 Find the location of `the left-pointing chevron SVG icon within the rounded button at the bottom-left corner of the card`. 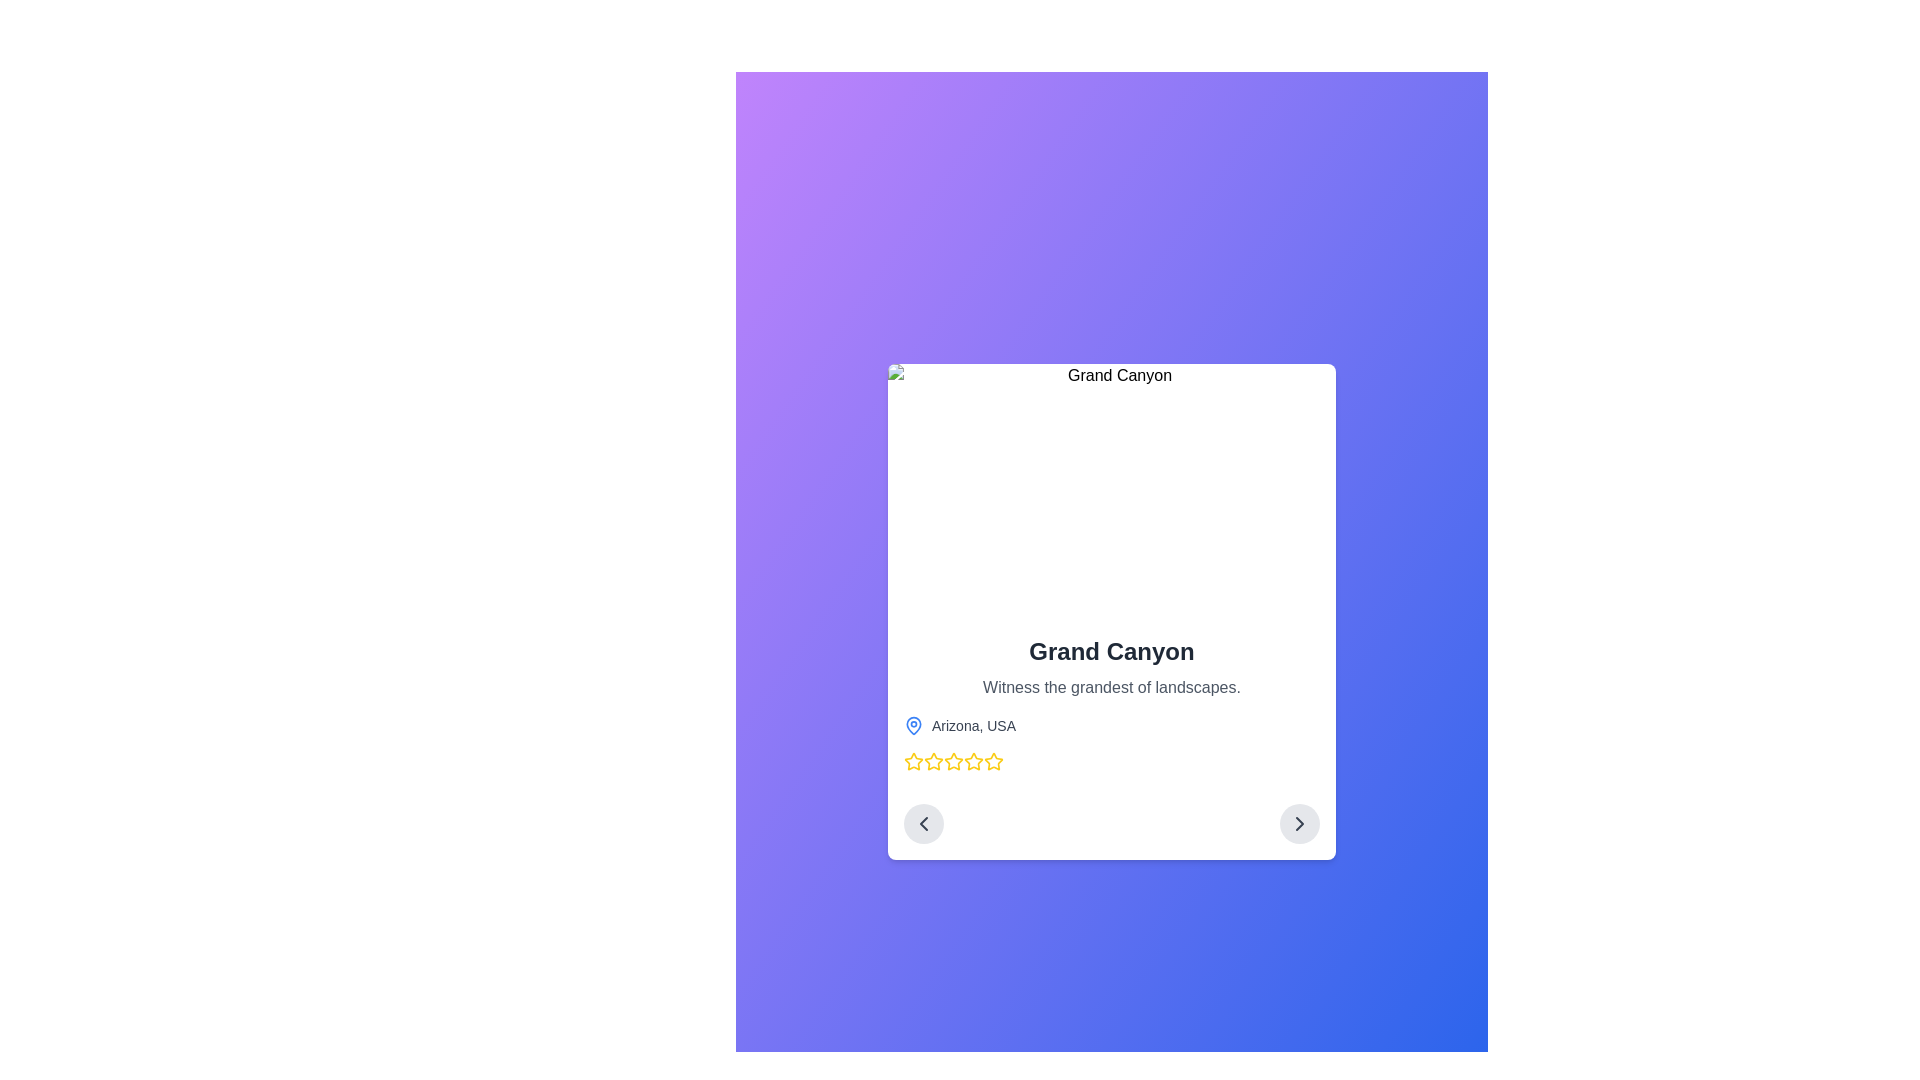

the left-pointing chevron SVG icon within the rounded button at the bottom-left corner of the card is located at coordinates (923, 824).